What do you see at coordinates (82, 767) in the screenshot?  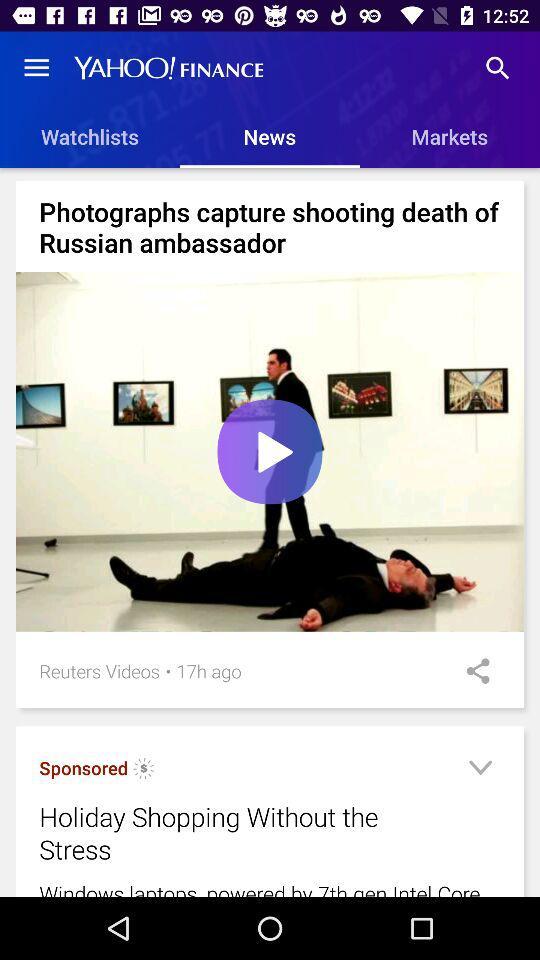 I see `the icon below the reuters videos` at bounding box center [82, 767].